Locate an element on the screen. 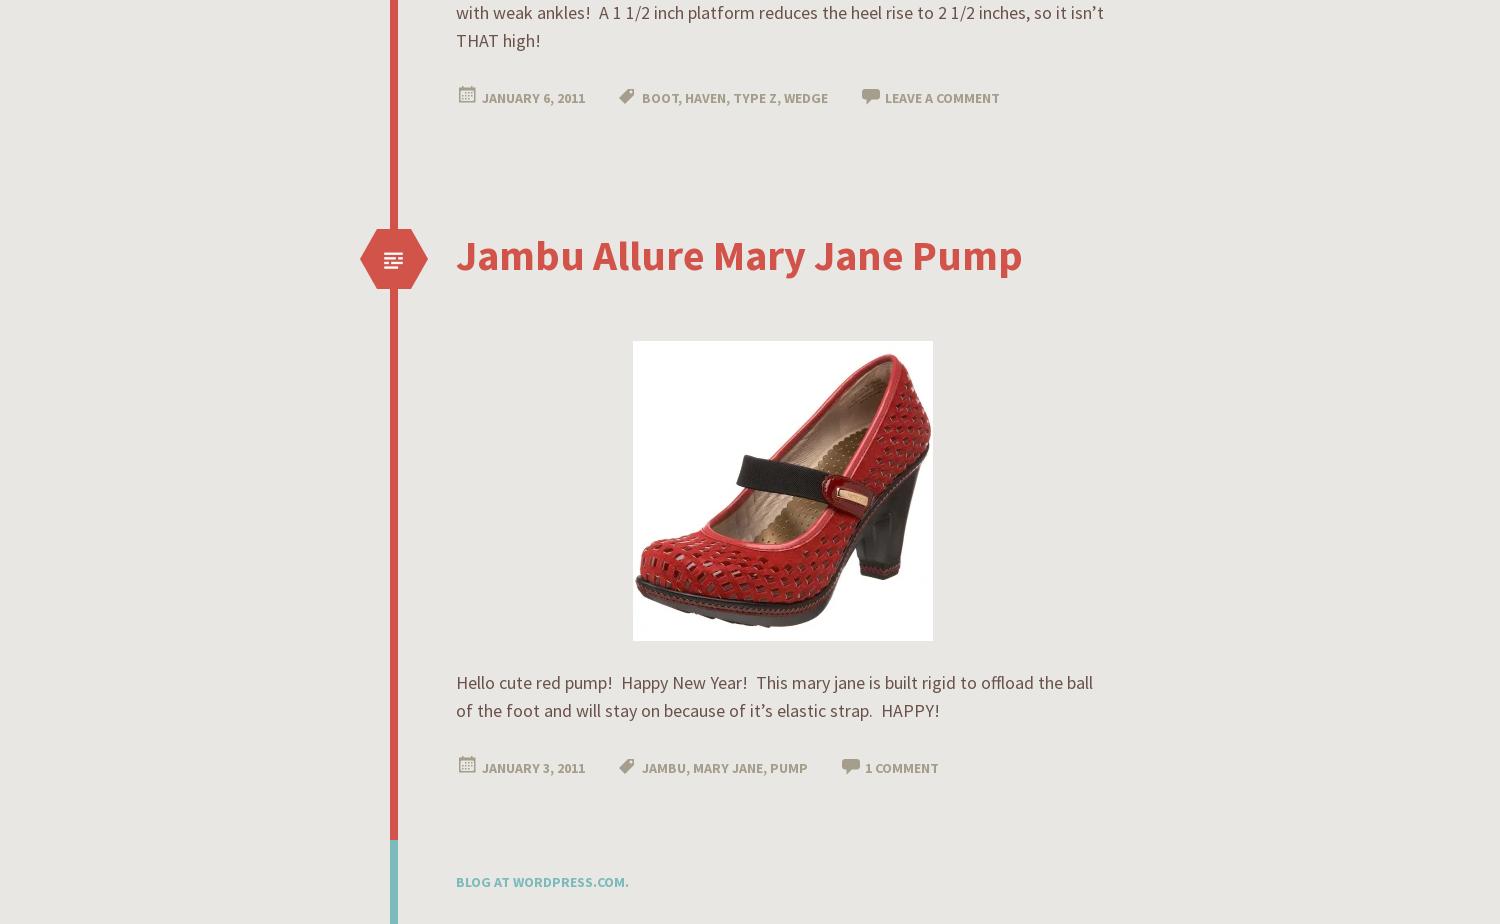 This screenshot has width=1500, height=924. 'Jambu Allure Mary Jane Pump' is located at coordinates (738, 255).